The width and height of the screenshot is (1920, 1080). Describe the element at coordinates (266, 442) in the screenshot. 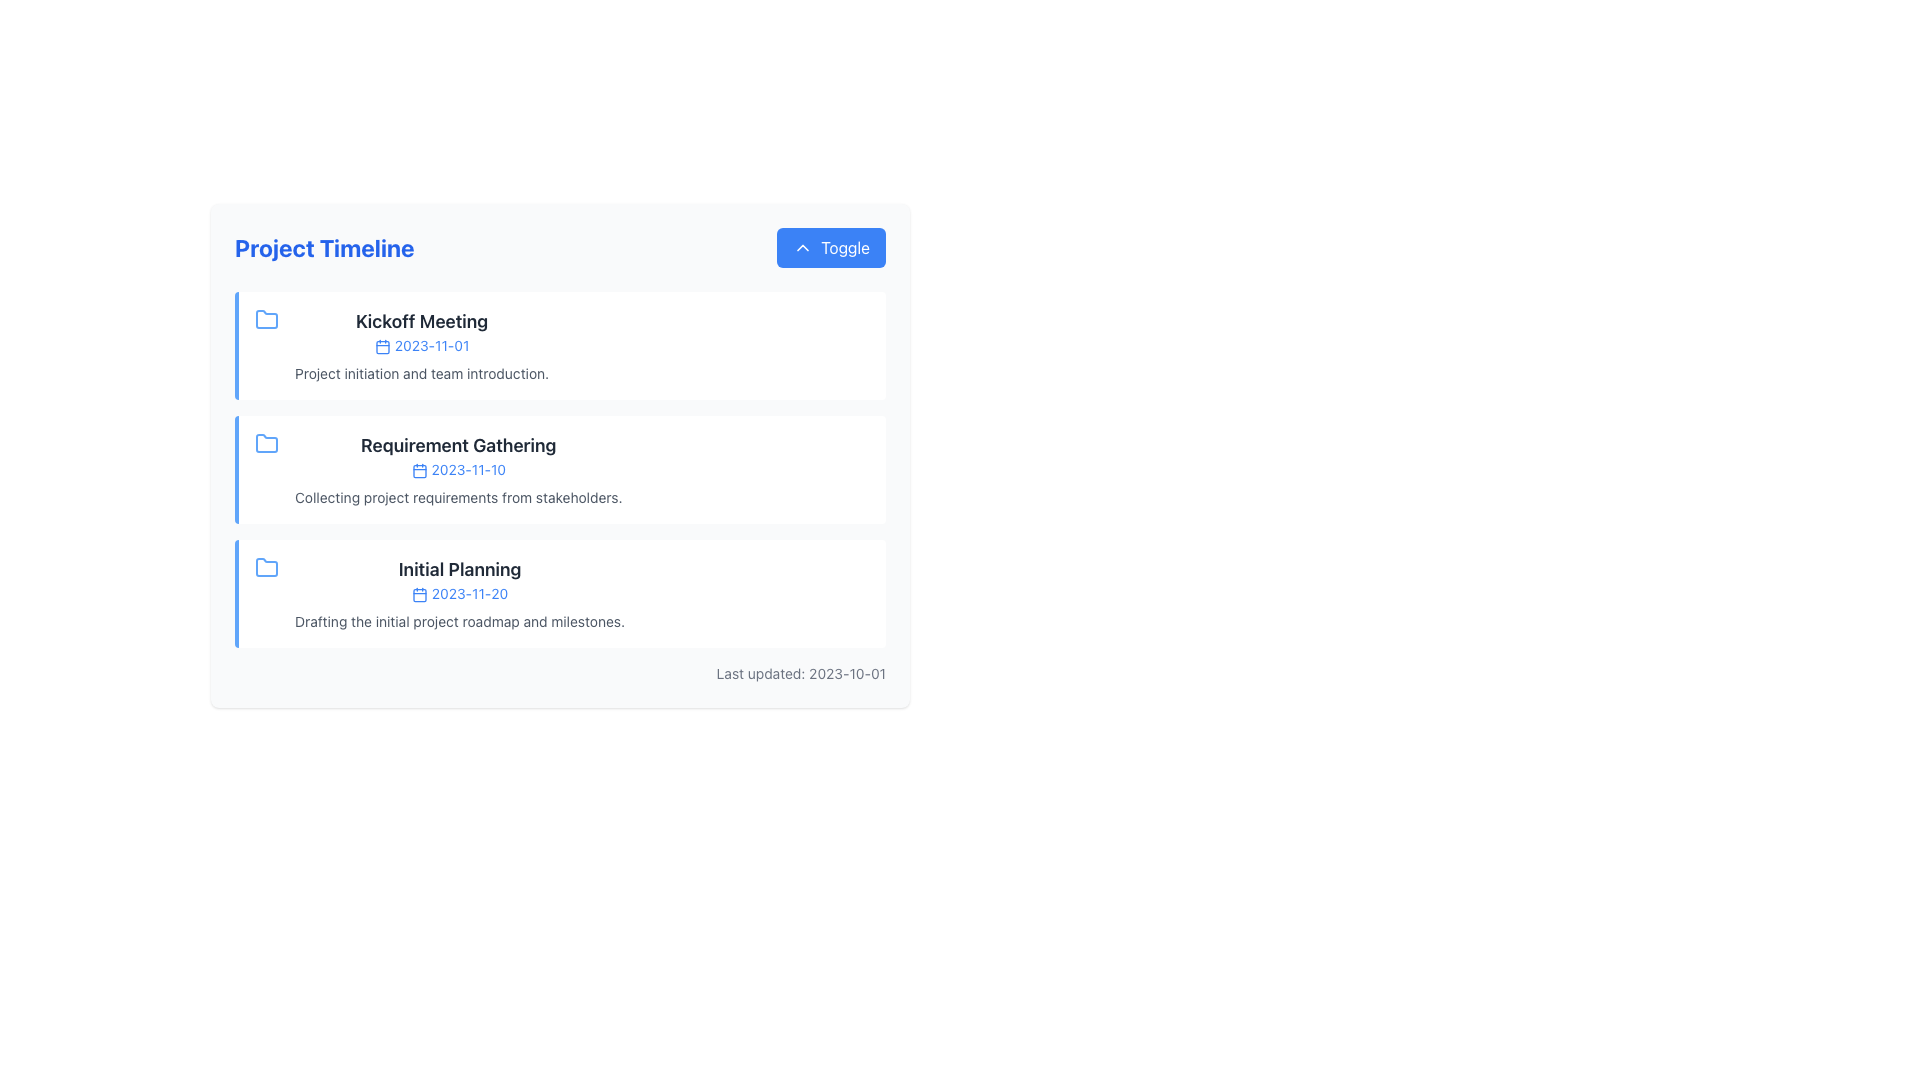

I see `the folder icon located in the top-left corner of the 'Requirement Gathering' item in the Project Timeline, positioned to the left of the text 'Requirement Gathering'` at that location.